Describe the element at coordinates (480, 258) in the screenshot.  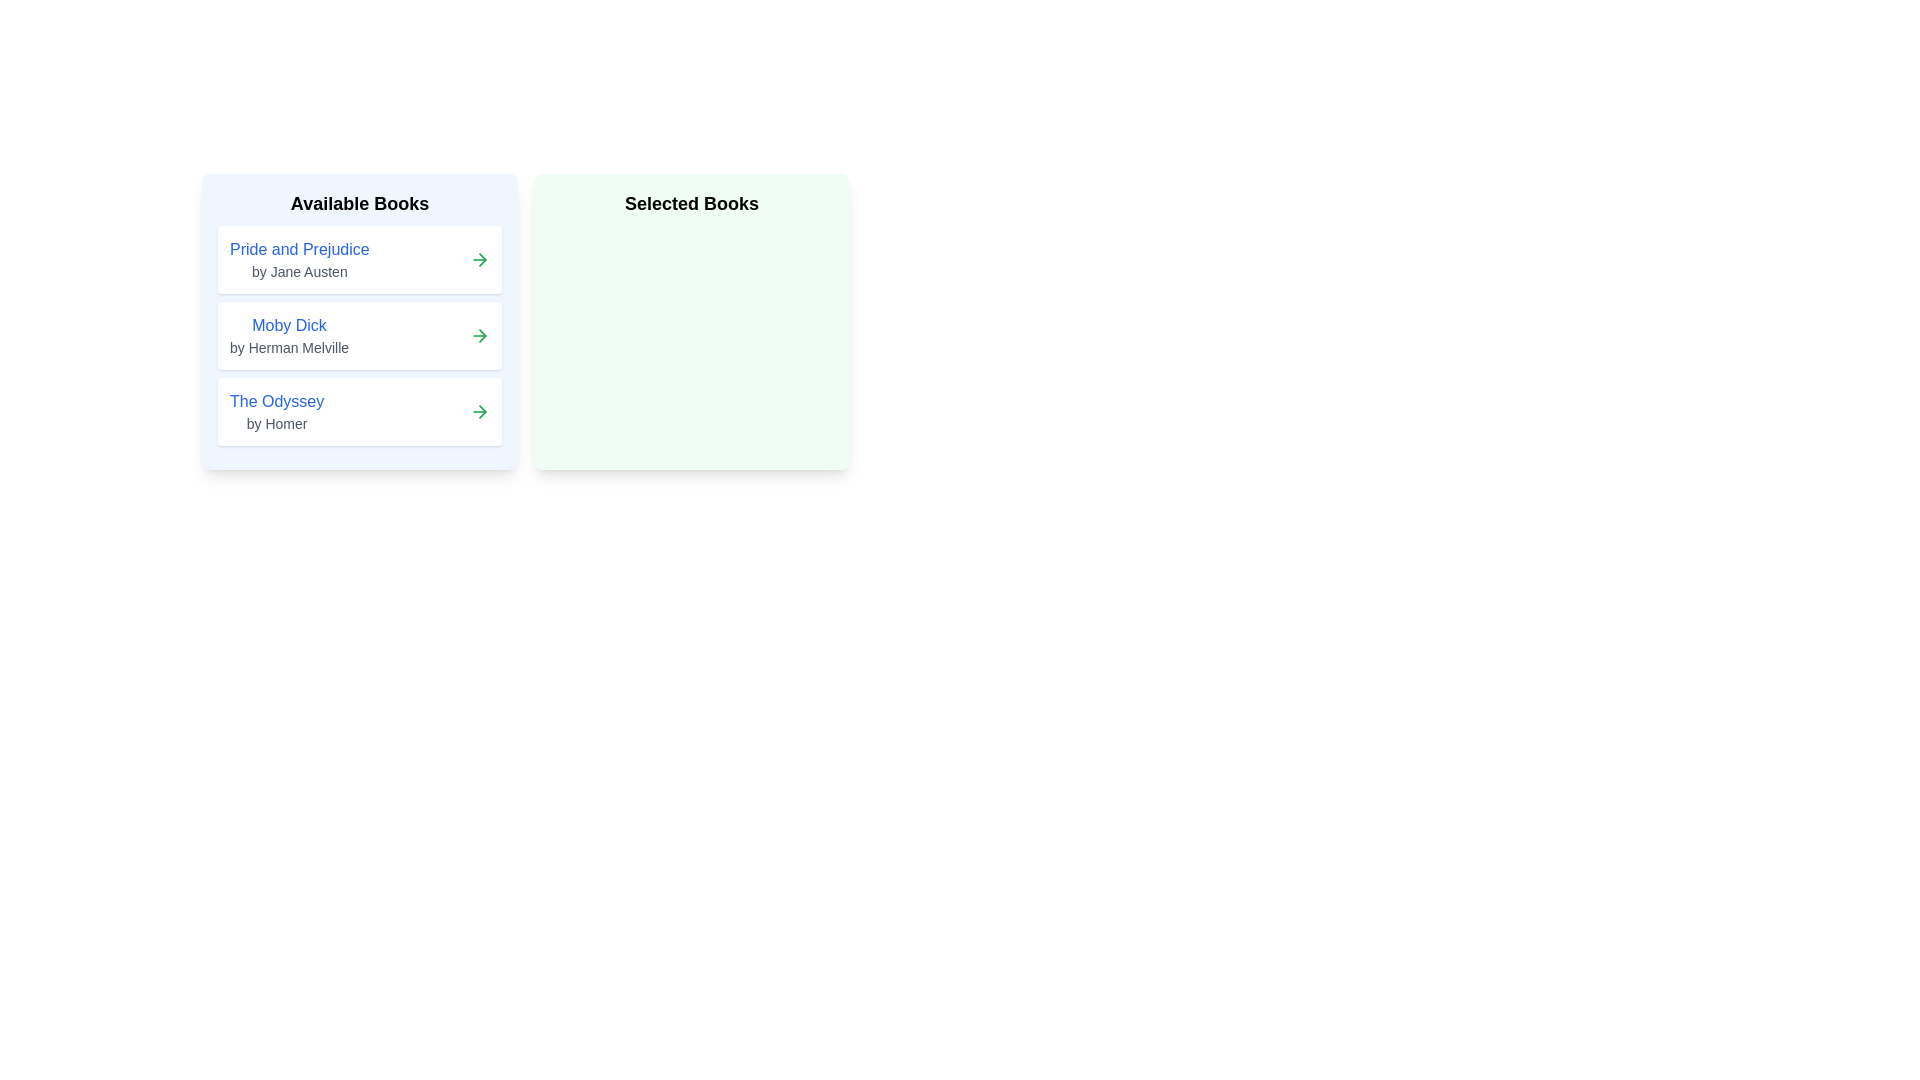
I see `the green arrow icon on the right side of the list item for 'Pride and Prejudice' by Jane Austen` at that location.